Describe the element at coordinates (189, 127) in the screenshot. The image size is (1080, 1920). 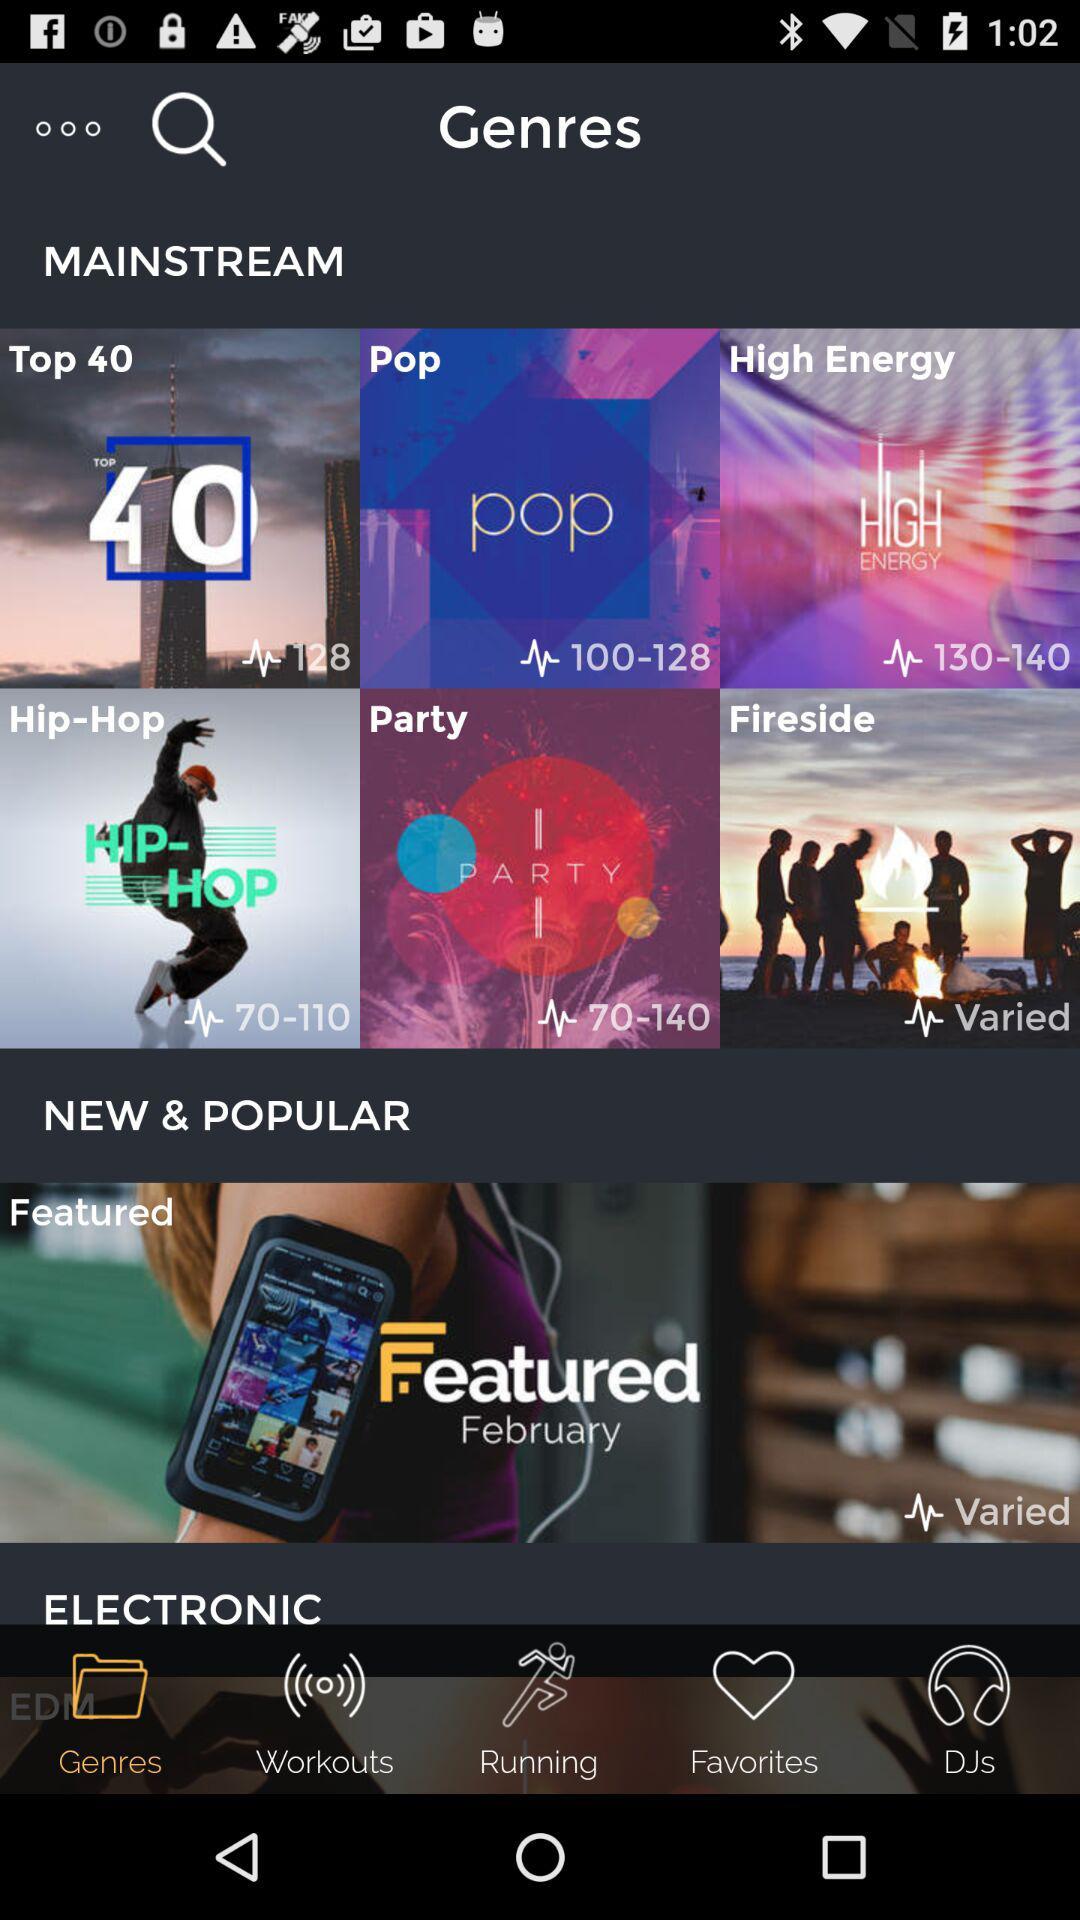
I see `the icon beside genres` at that location.